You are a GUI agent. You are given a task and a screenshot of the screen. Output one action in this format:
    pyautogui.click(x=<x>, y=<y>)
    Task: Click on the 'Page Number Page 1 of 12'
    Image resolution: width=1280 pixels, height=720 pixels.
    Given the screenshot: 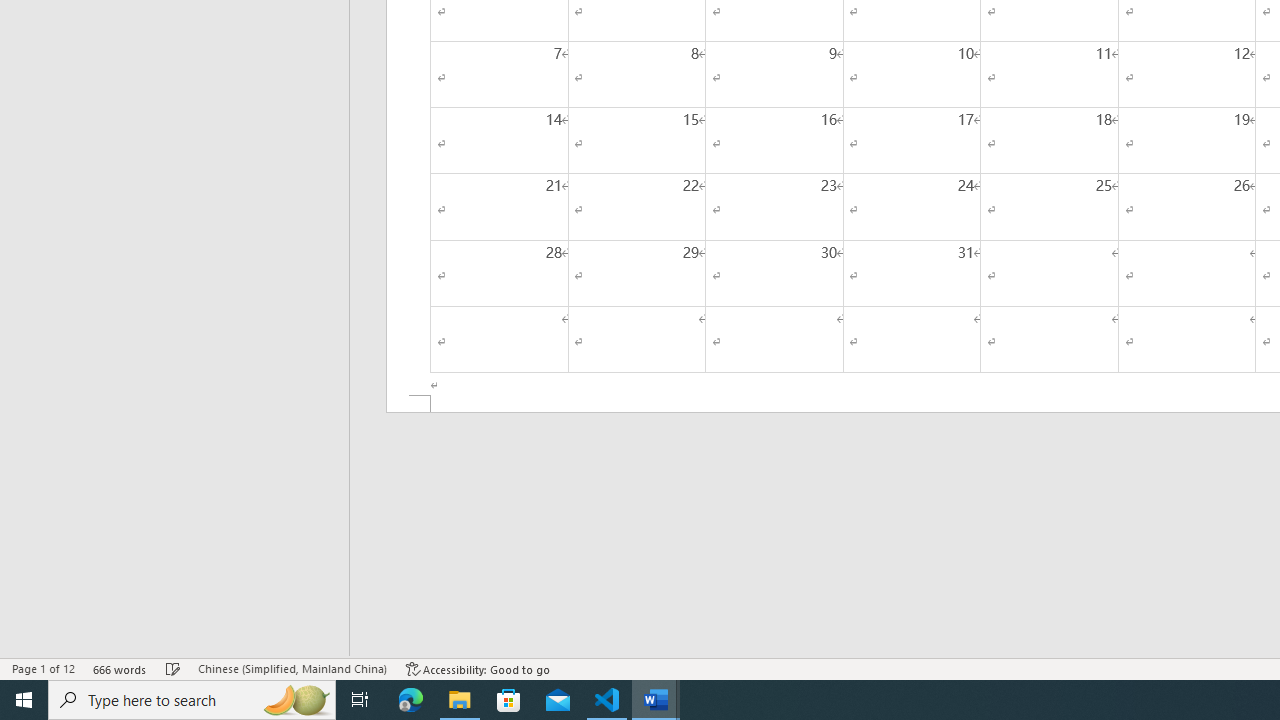 What is the action you would take?
    pyautogui.click(x=43, y=669)
    